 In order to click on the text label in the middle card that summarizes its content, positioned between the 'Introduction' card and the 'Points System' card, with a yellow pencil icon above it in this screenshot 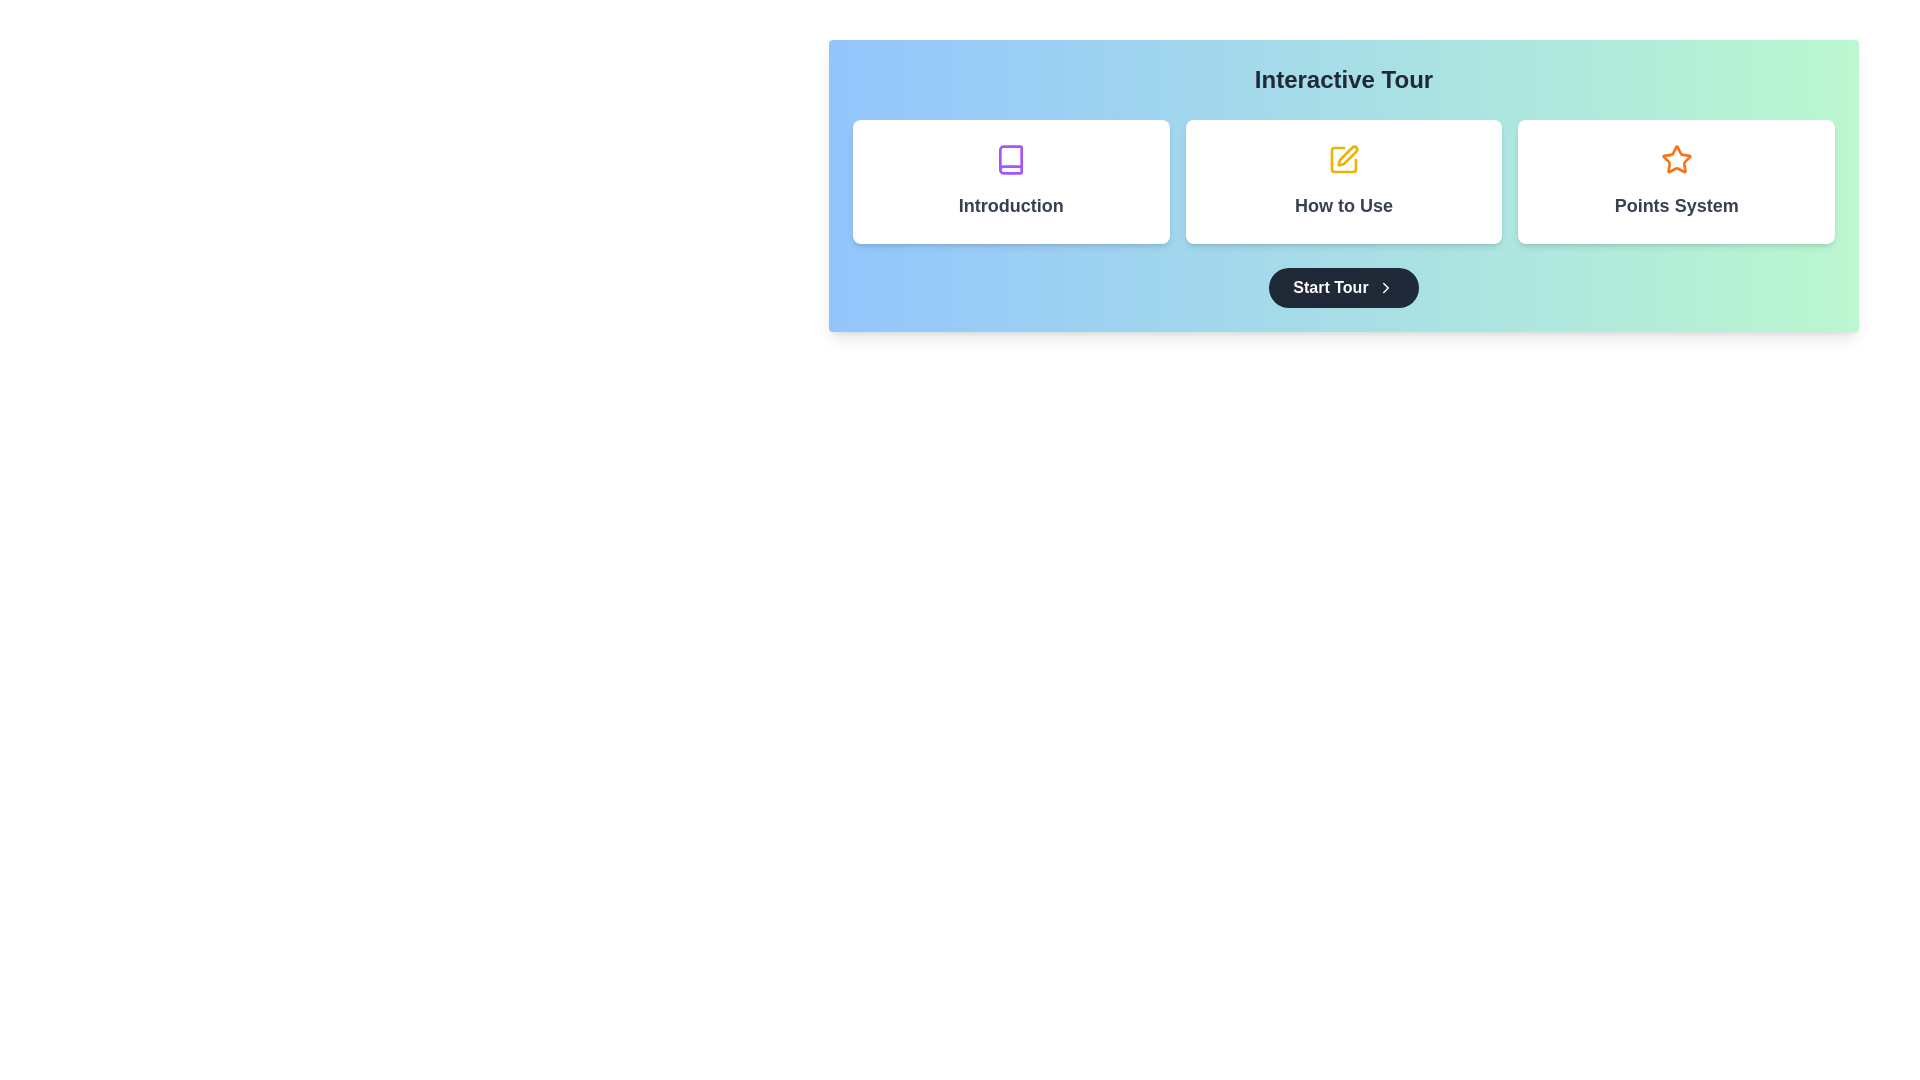, I will do `click(1344, 205)`.